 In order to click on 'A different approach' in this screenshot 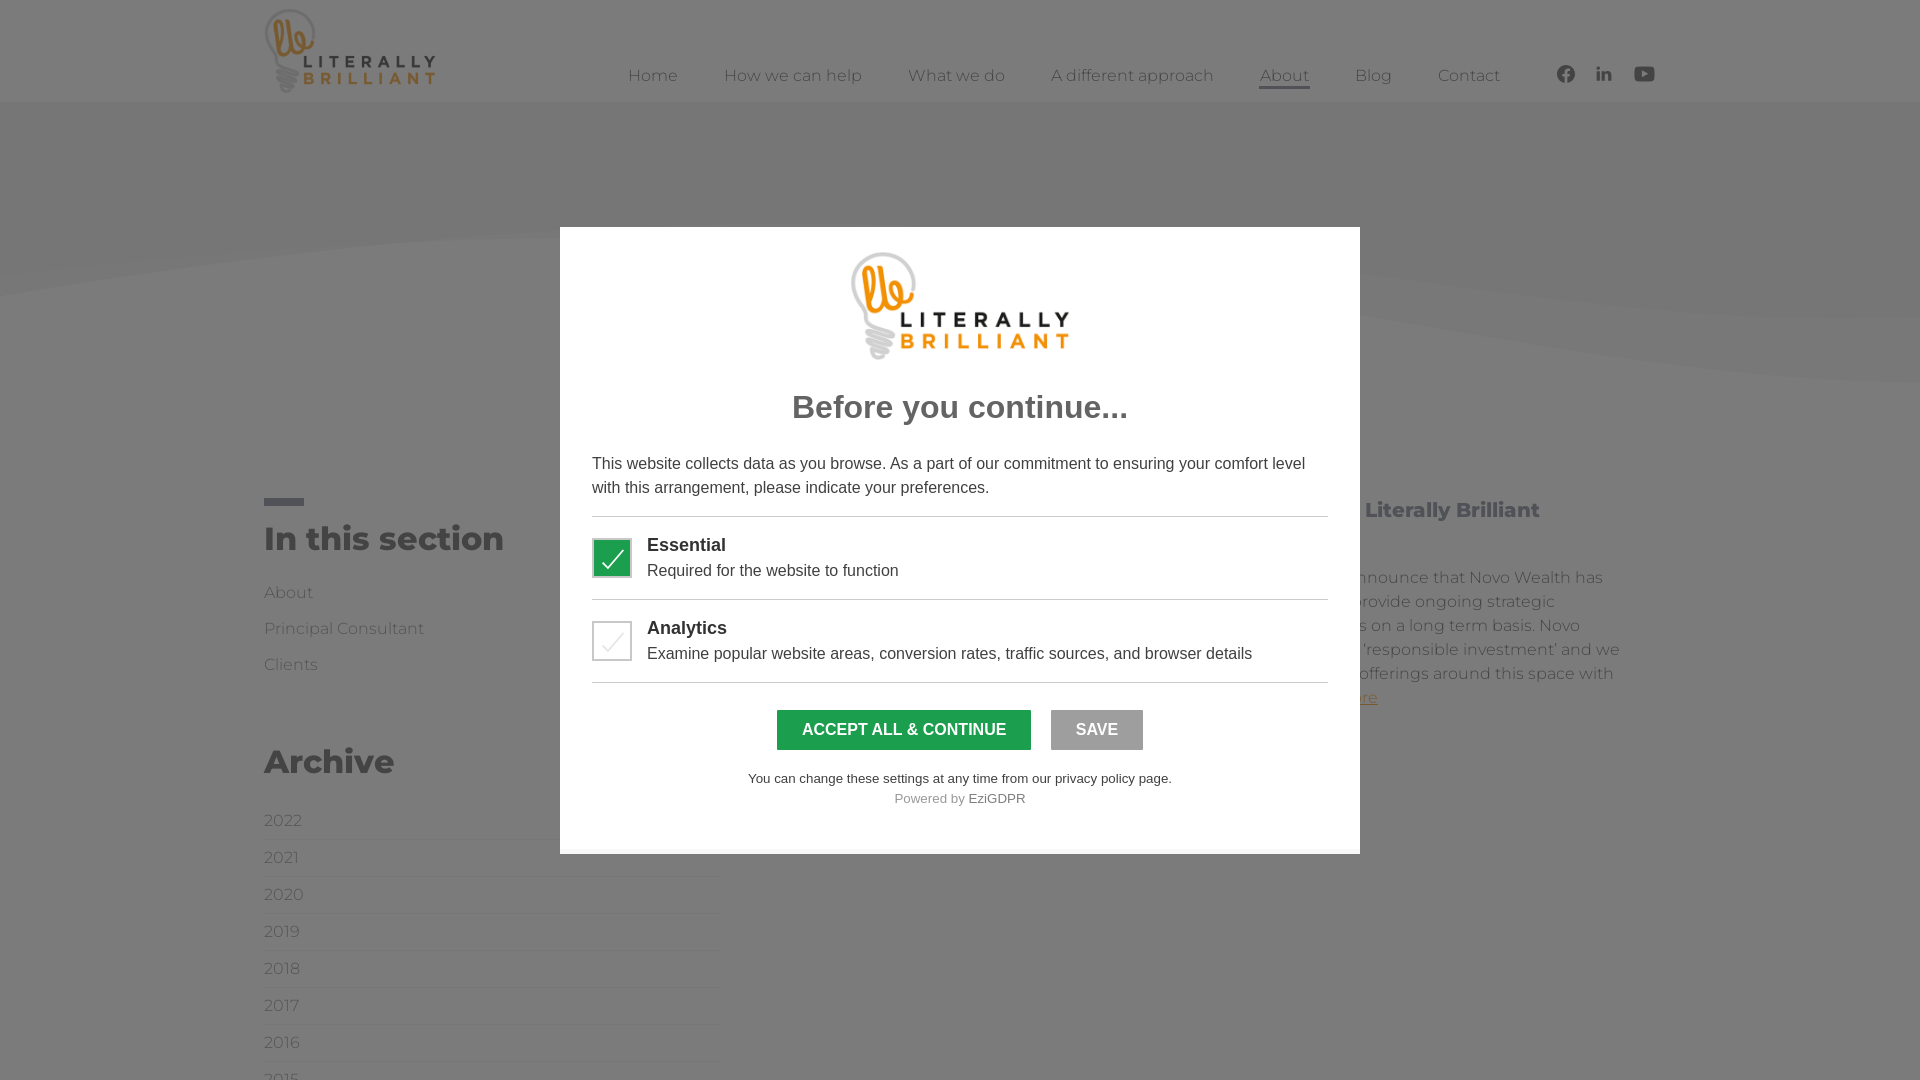, I will do `click(1132, 75)`.